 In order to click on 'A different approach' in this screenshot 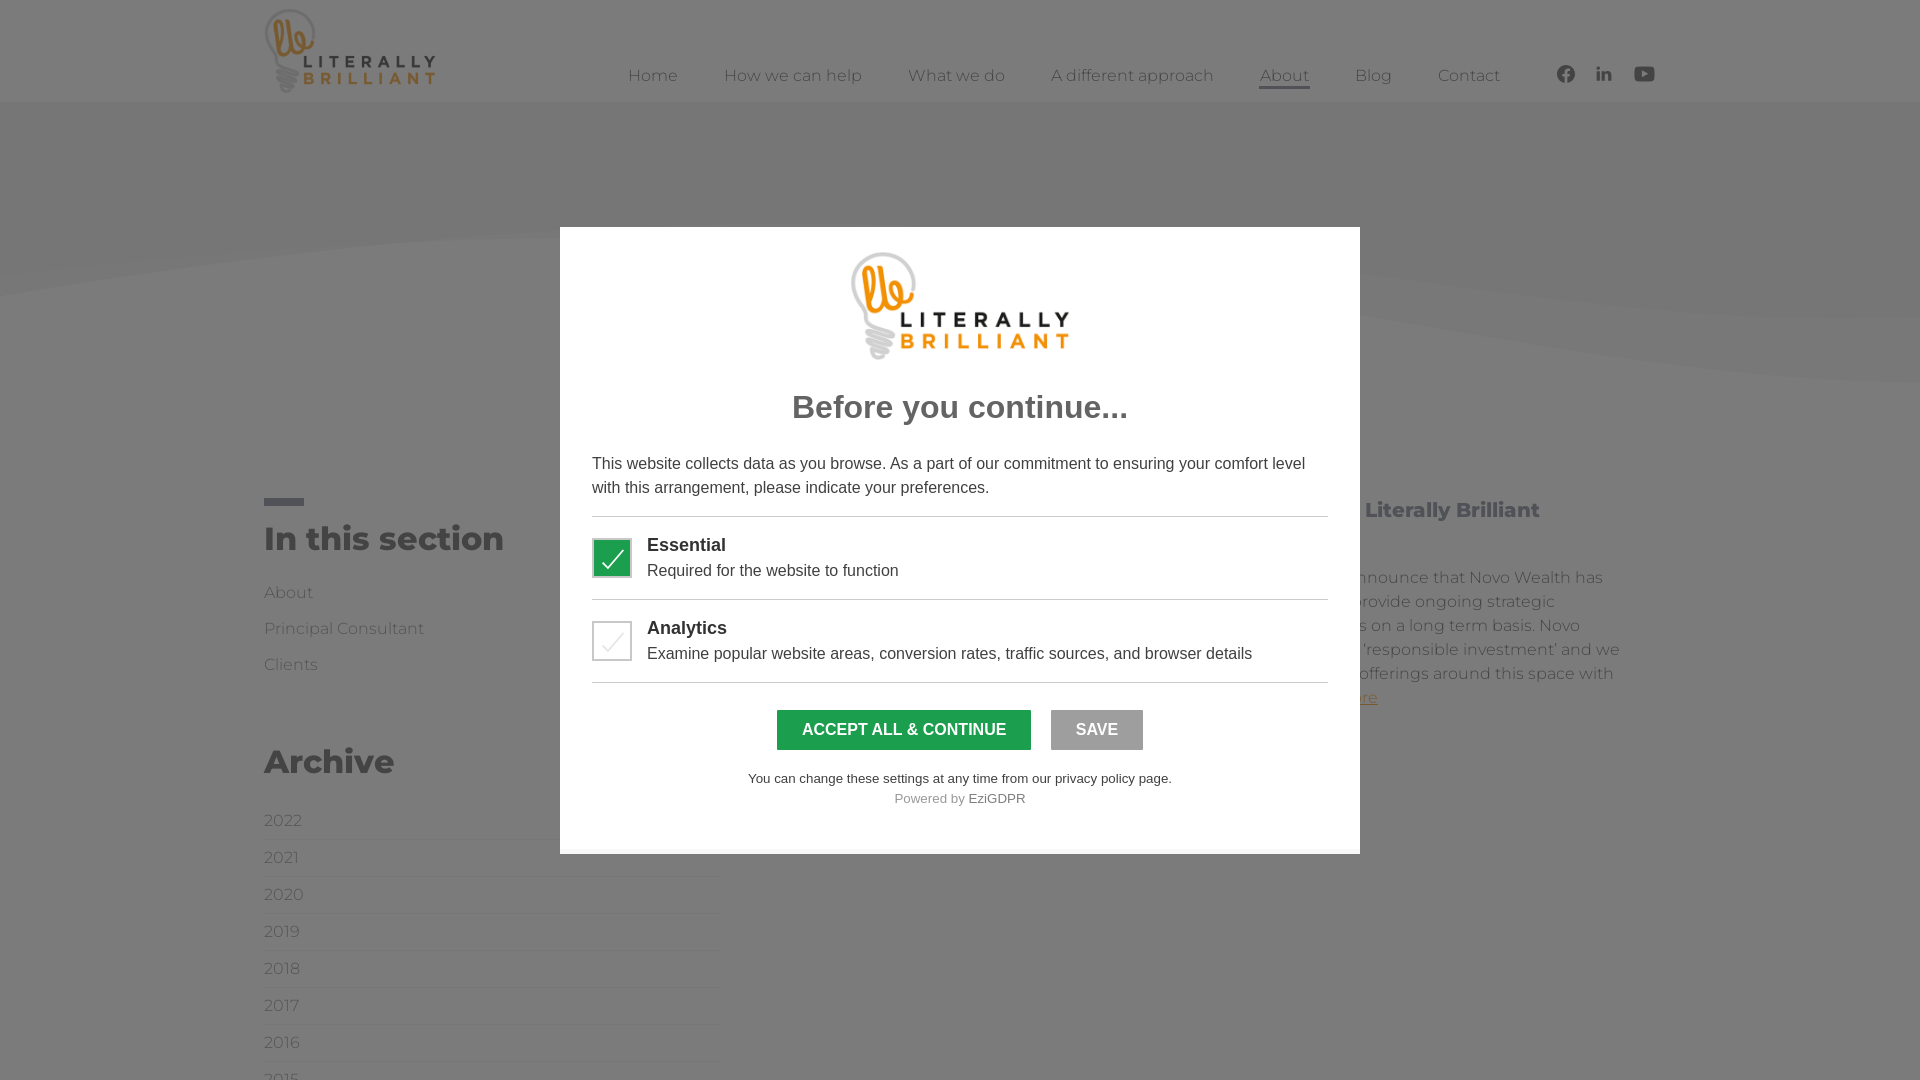, I will do `click(1132, 75)`.